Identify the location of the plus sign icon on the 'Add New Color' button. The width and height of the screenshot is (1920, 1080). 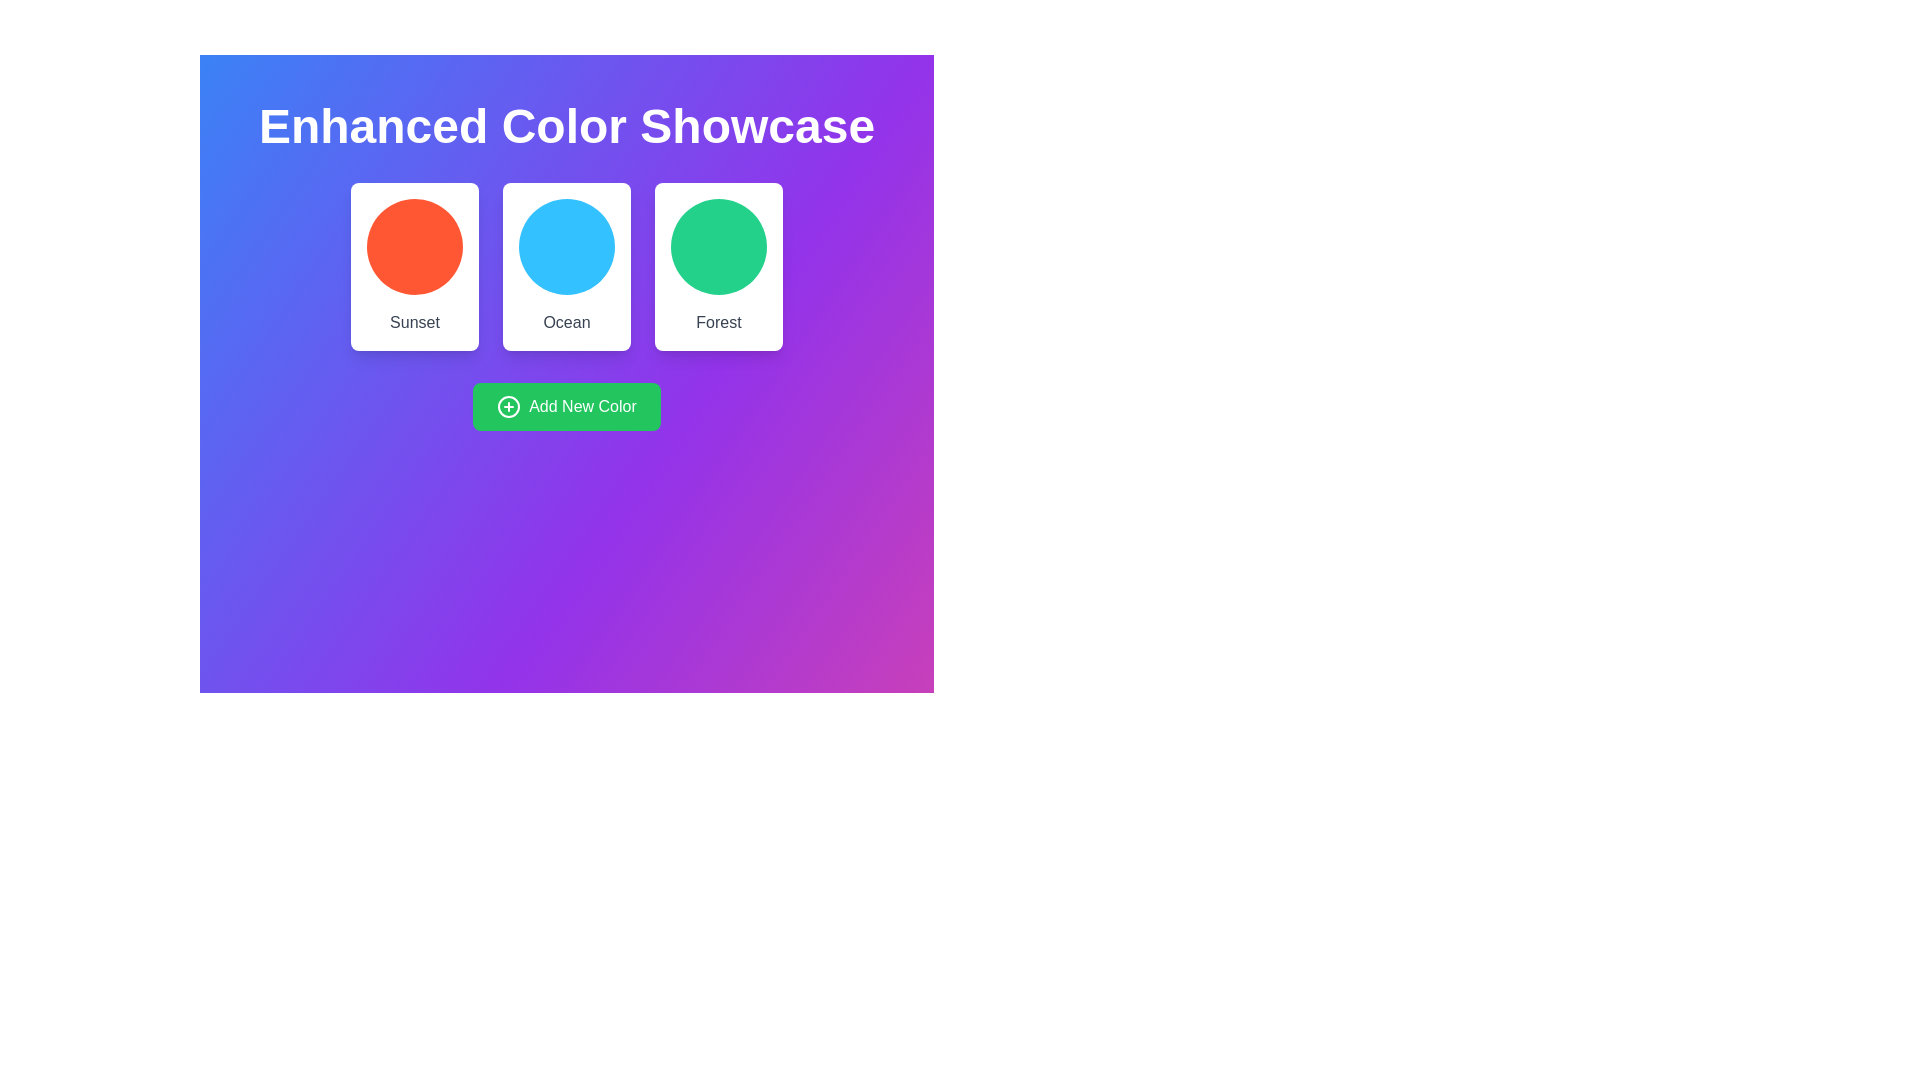
(509, 406).